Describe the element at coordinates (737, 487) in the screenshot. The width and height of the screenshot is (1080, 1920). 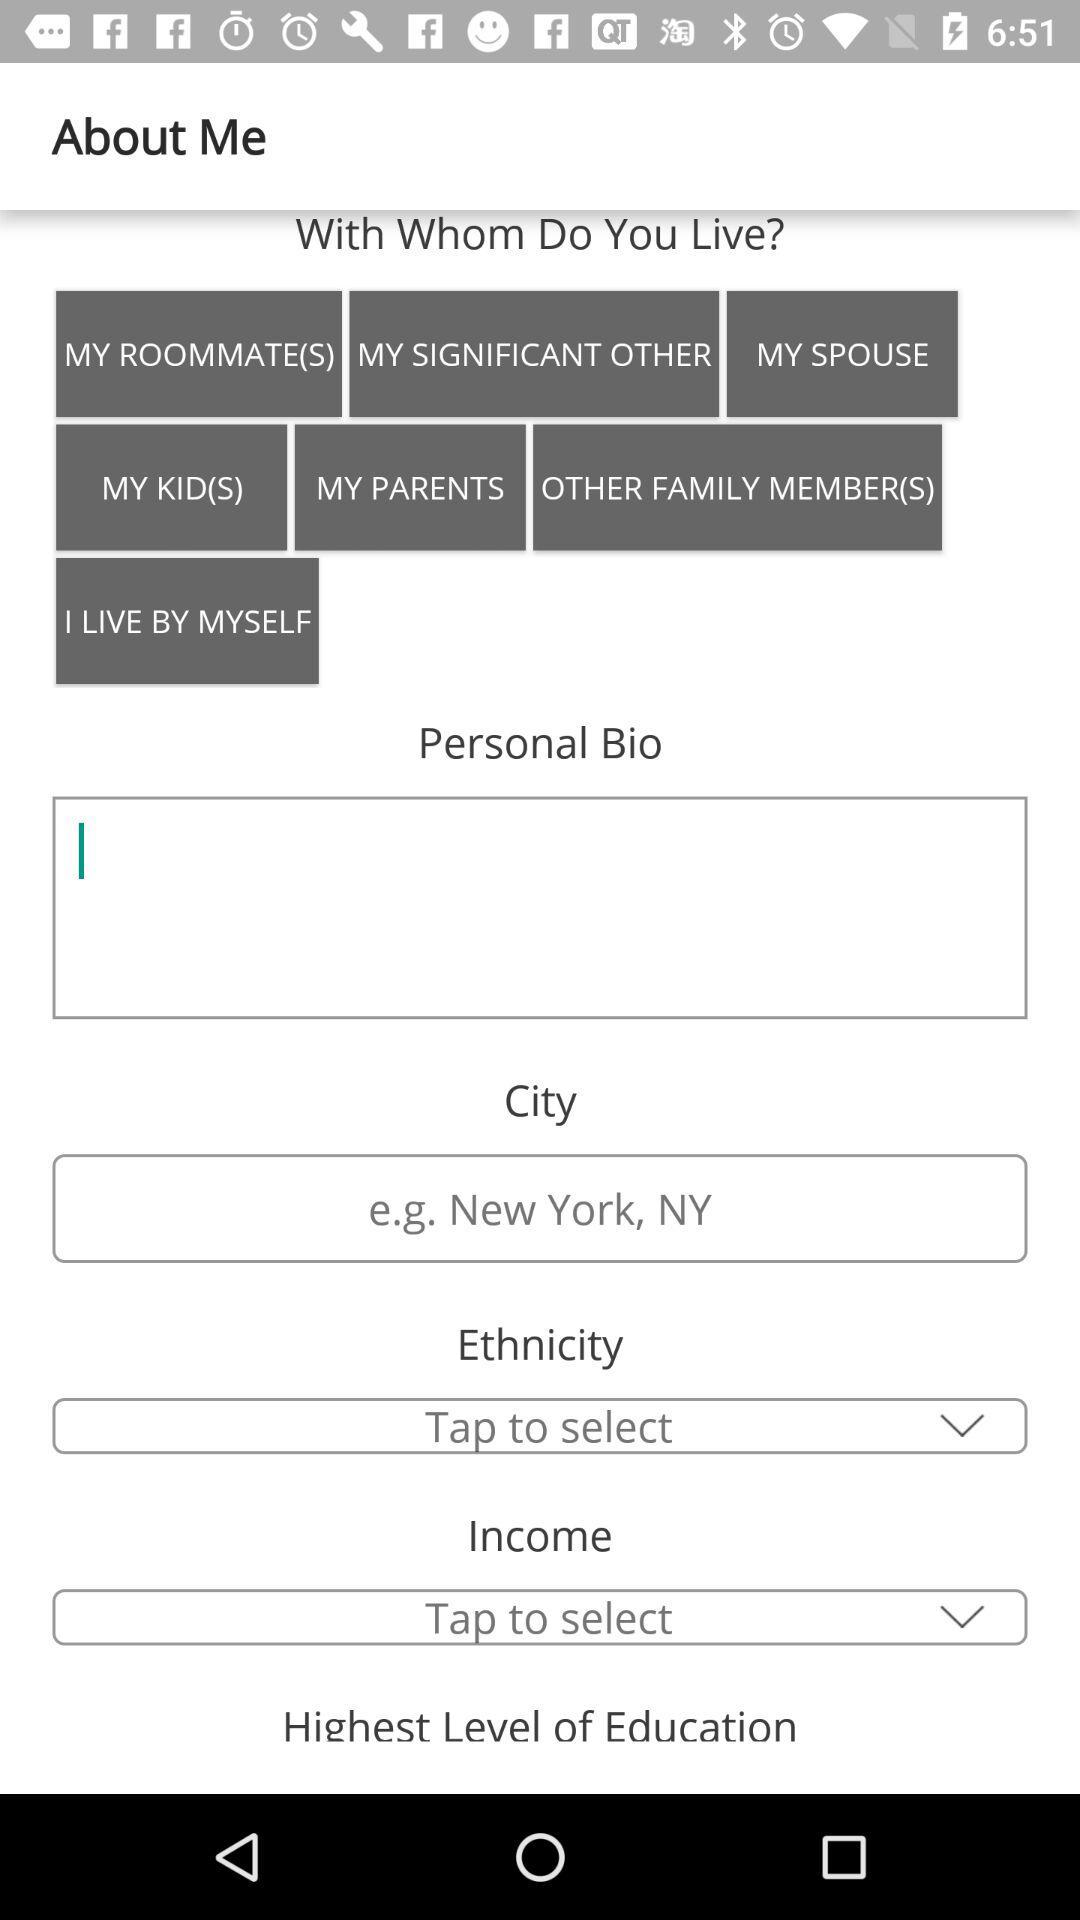
I see `the item to the right of my parents icon` at that location.